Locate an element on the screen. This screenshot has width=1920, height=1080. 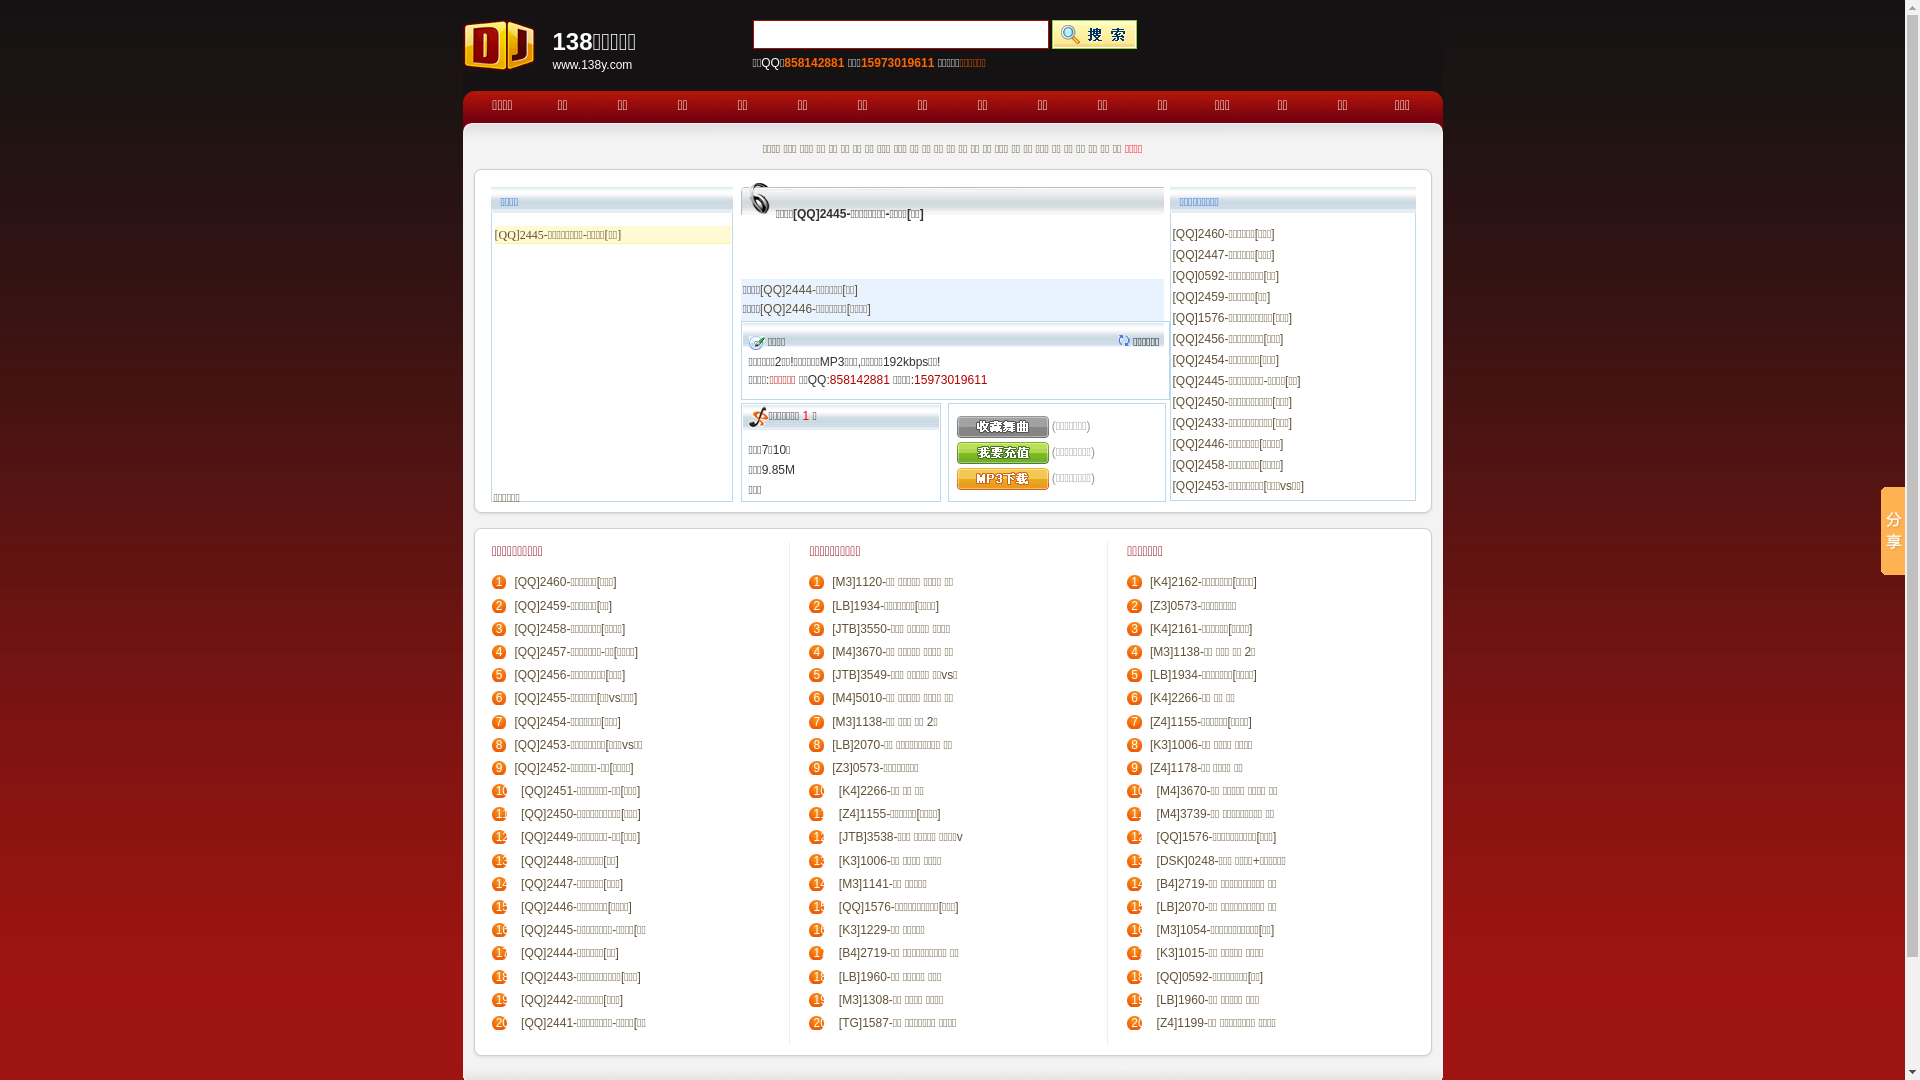
'858142881' is located at coordinates (782, 61).